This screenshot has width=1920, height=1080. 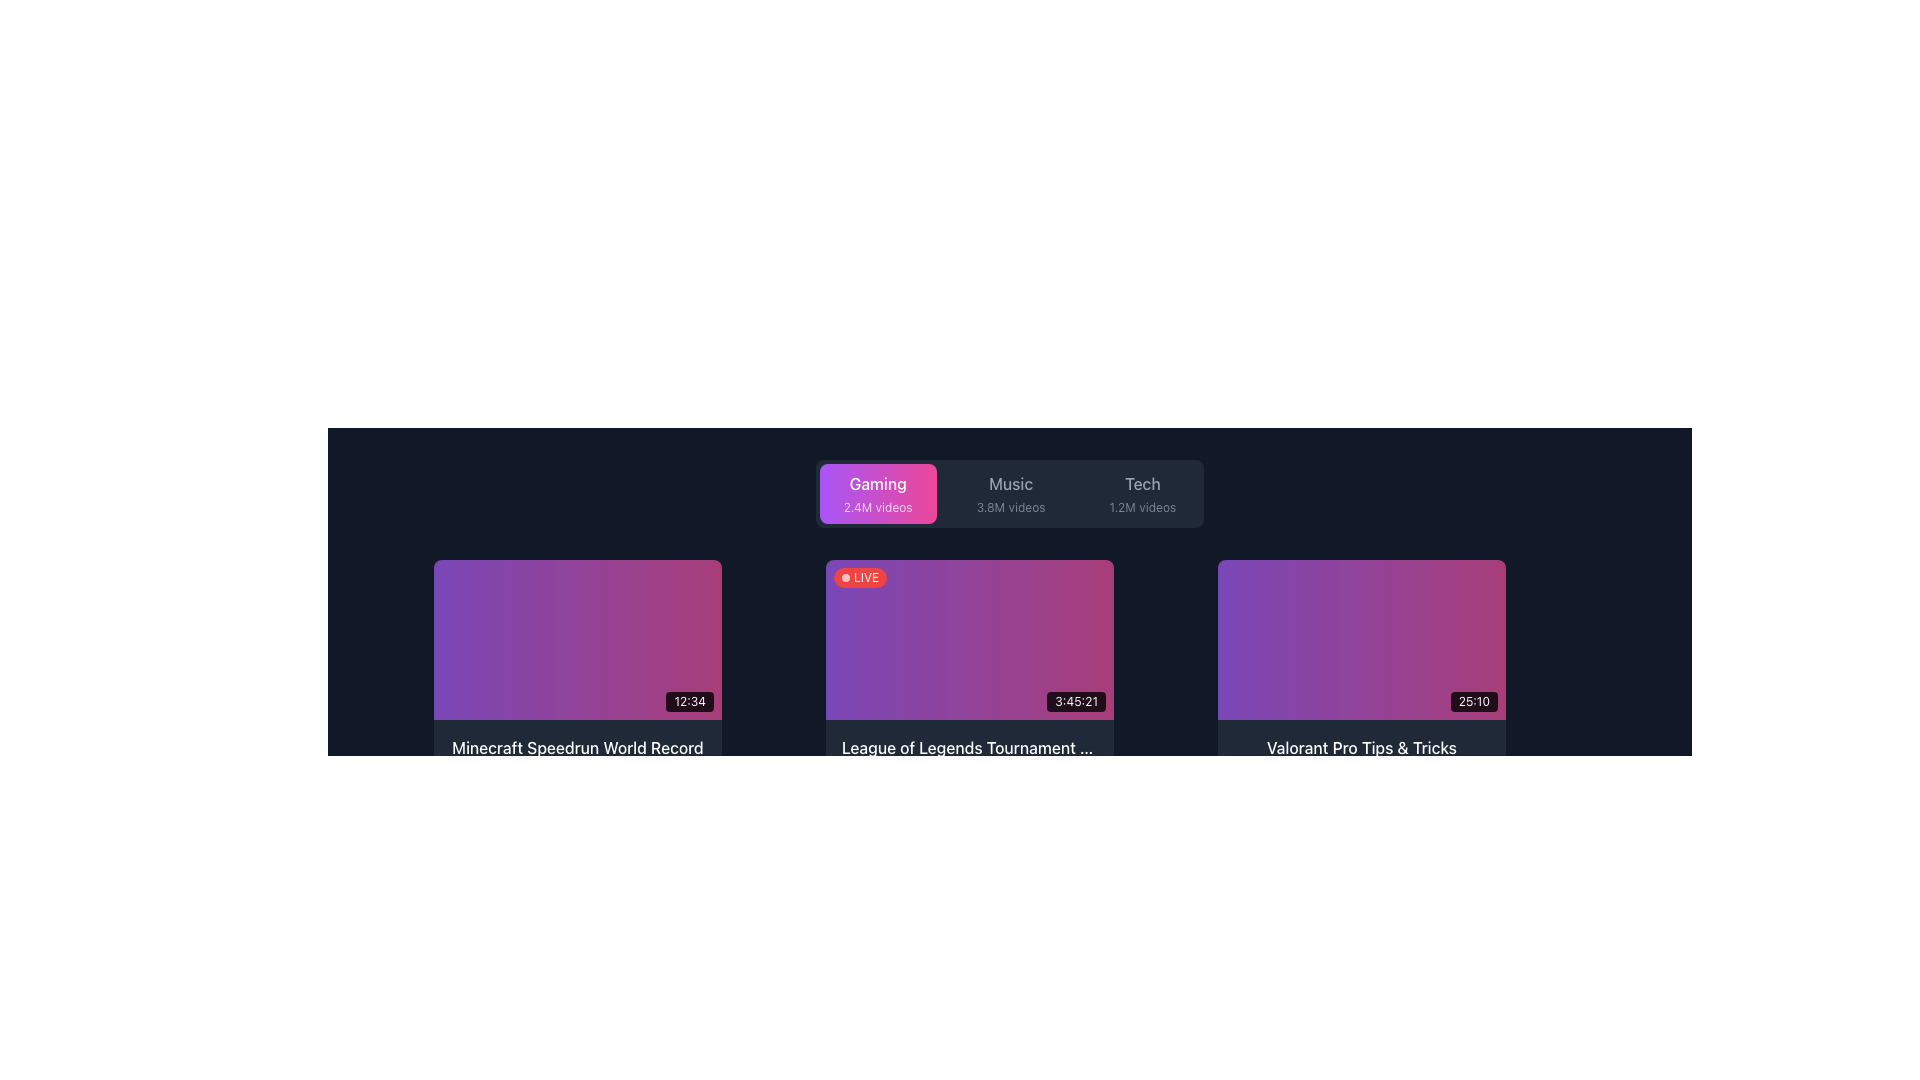 What do you see at coordinates (1011, 483) in the screenshot?
I see `text label indicating the 'Music' category, which is centrally located in the navigation bar above the '3.8M videos' subtext` at bounding box center [1011, 483].